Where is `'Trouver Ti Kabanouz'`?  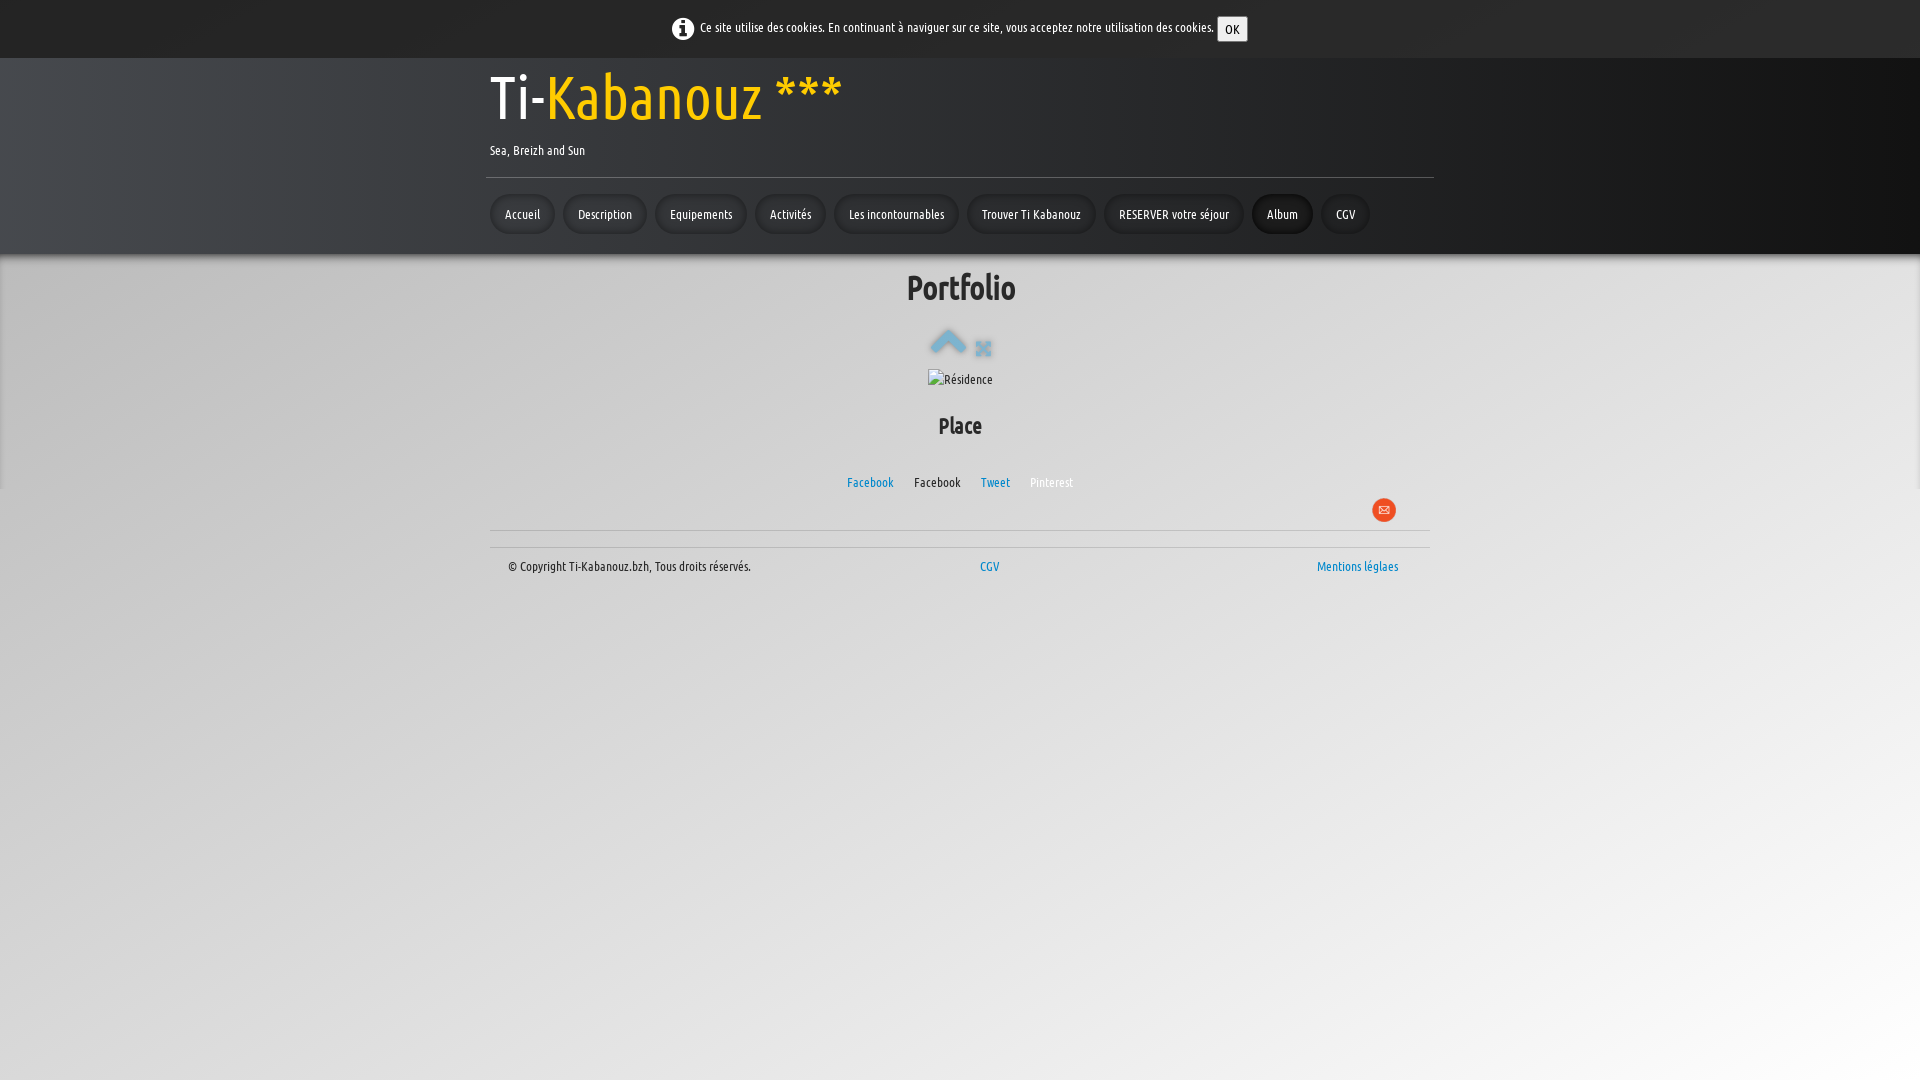
'Trouver Ti Kabanouz' is located at coordinates (1031, 213).